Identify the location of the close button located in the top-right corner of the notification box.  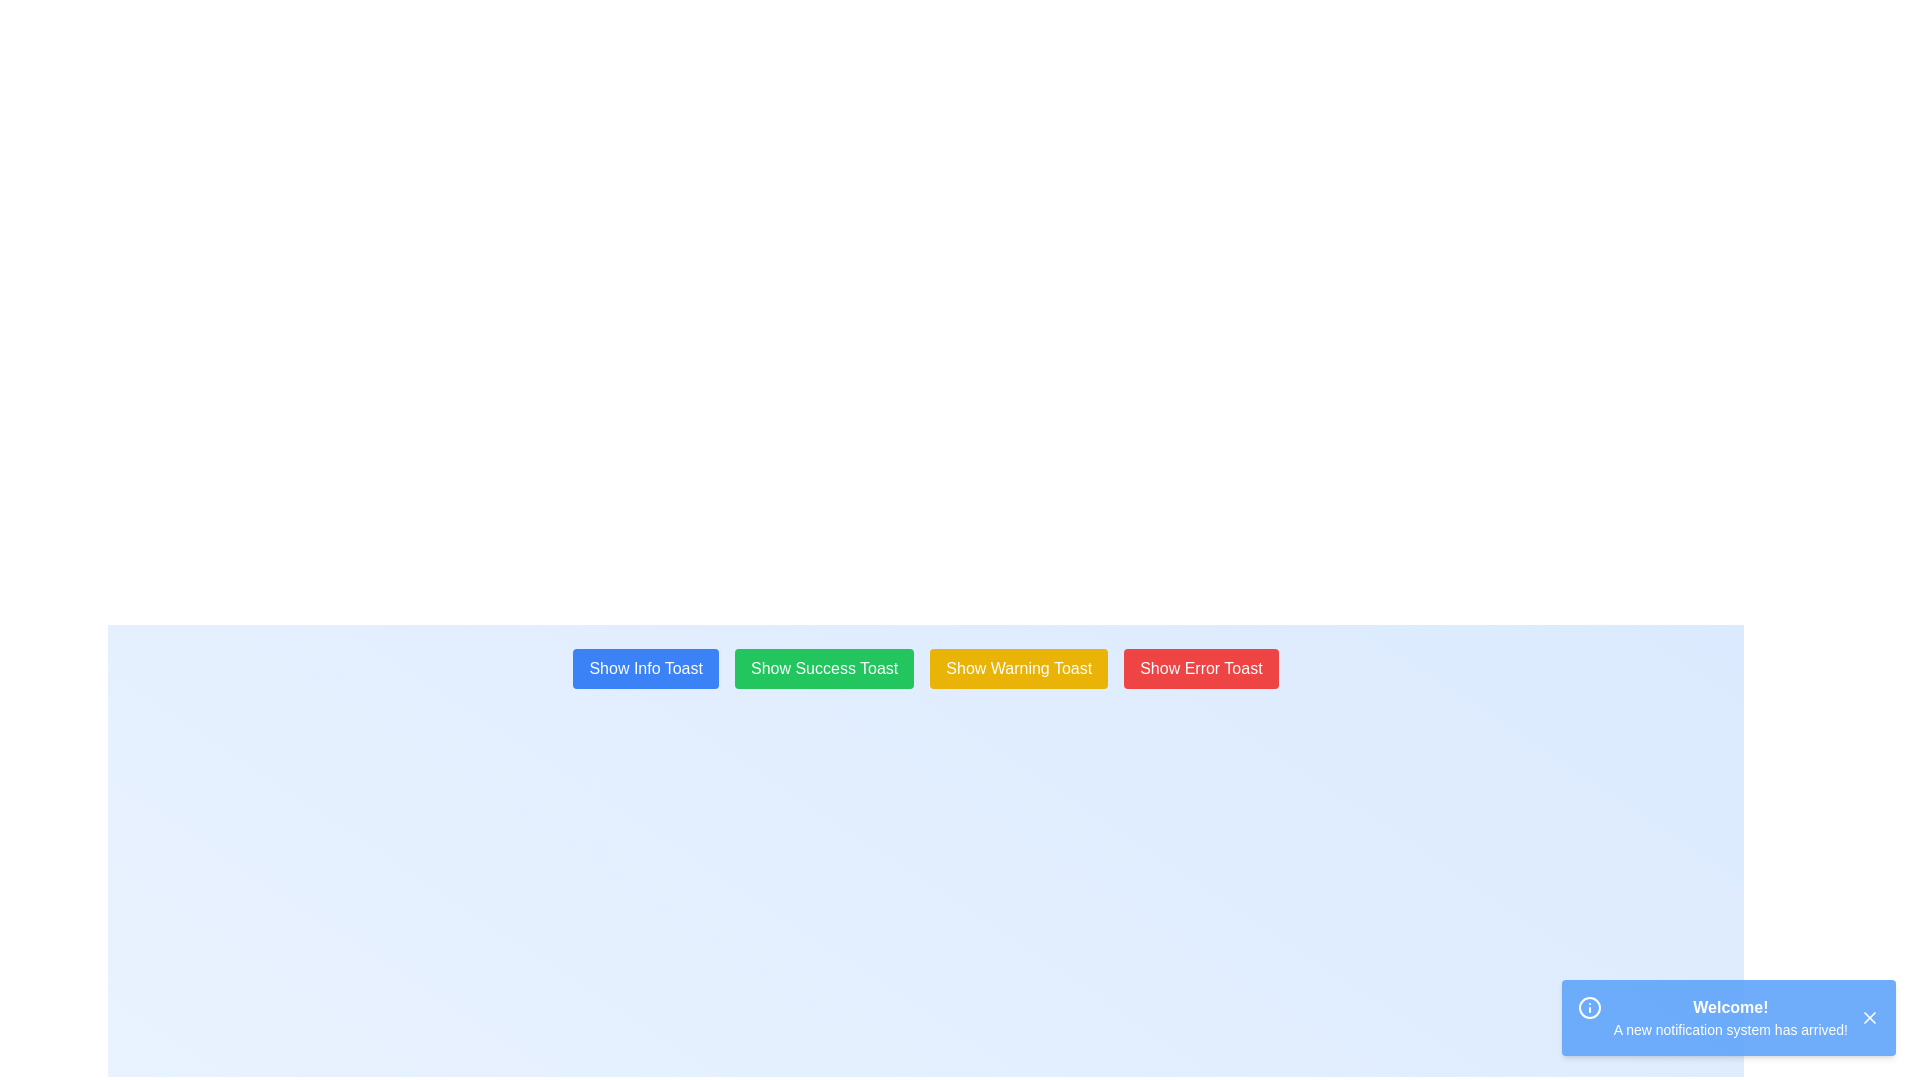
(1869, 1018).